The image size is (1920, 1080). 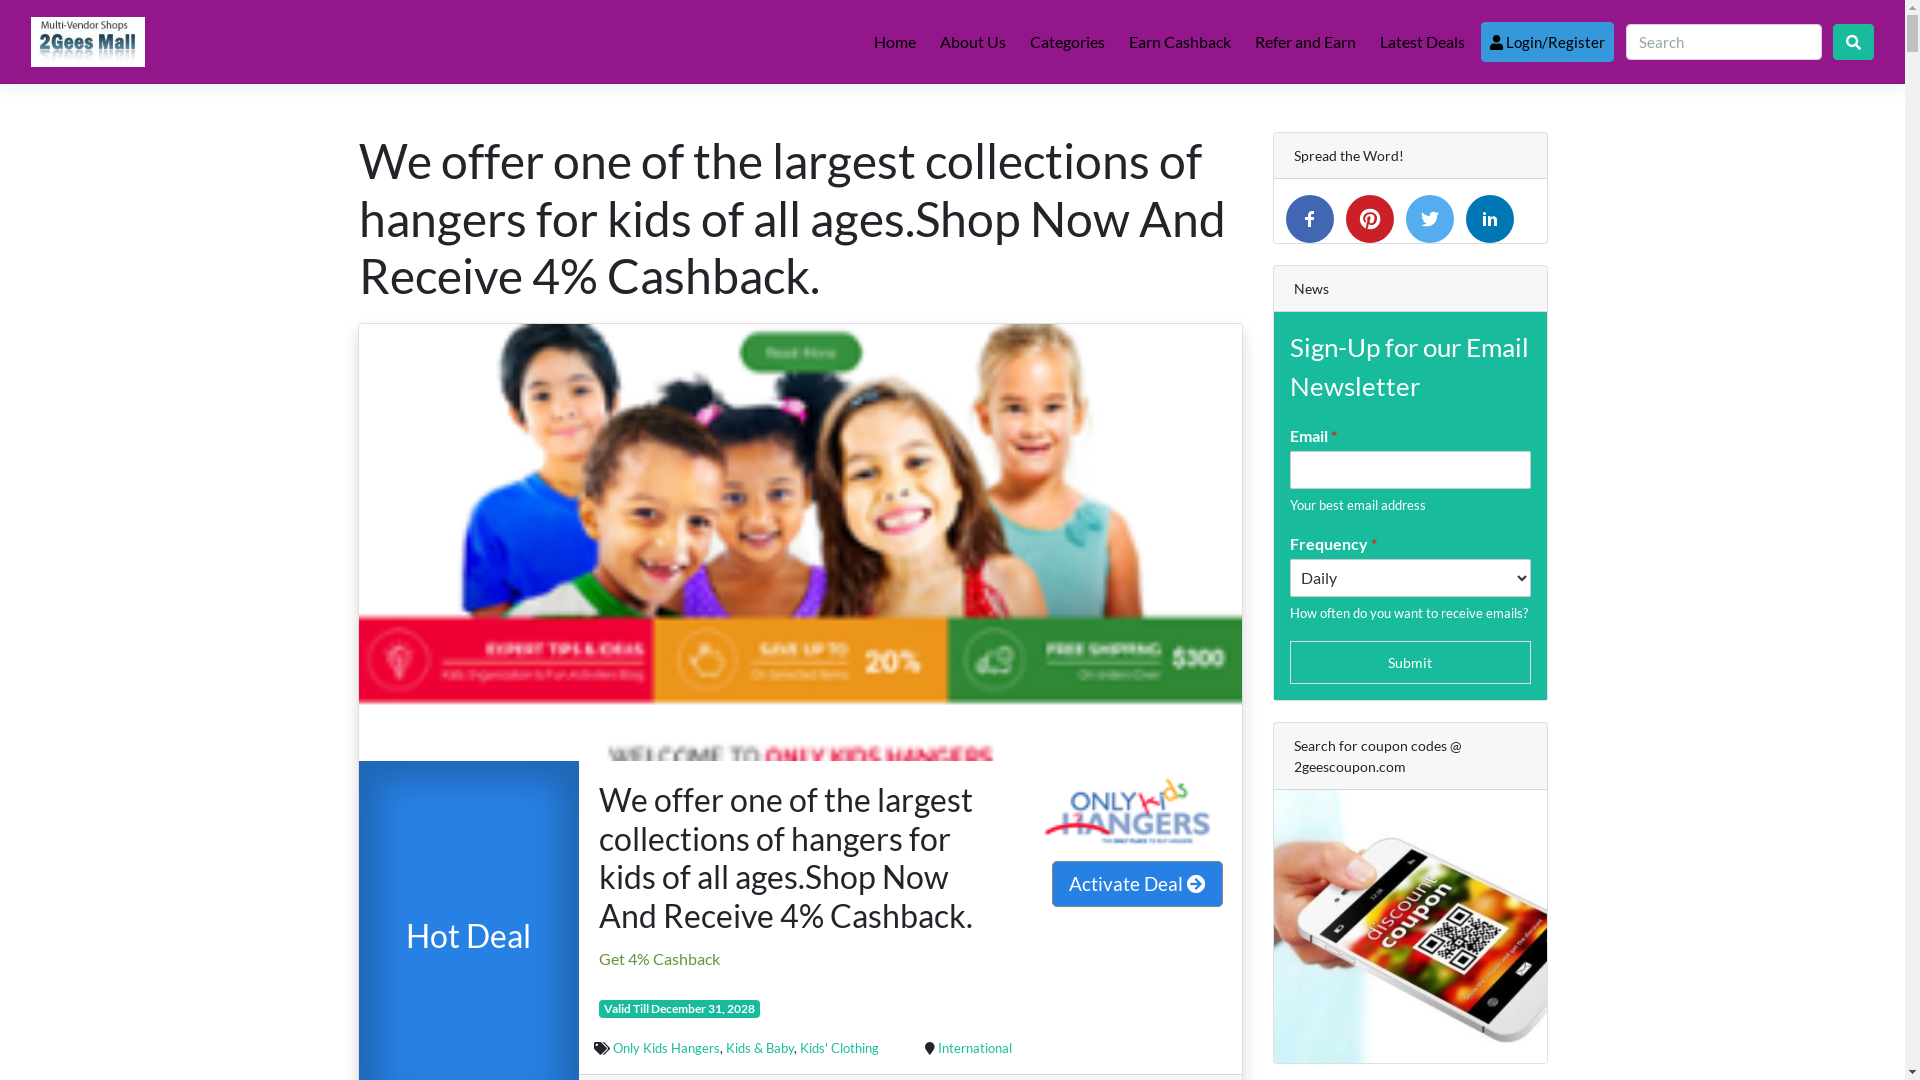 I want to click on 'Submit', so click(x=1409, y=662).